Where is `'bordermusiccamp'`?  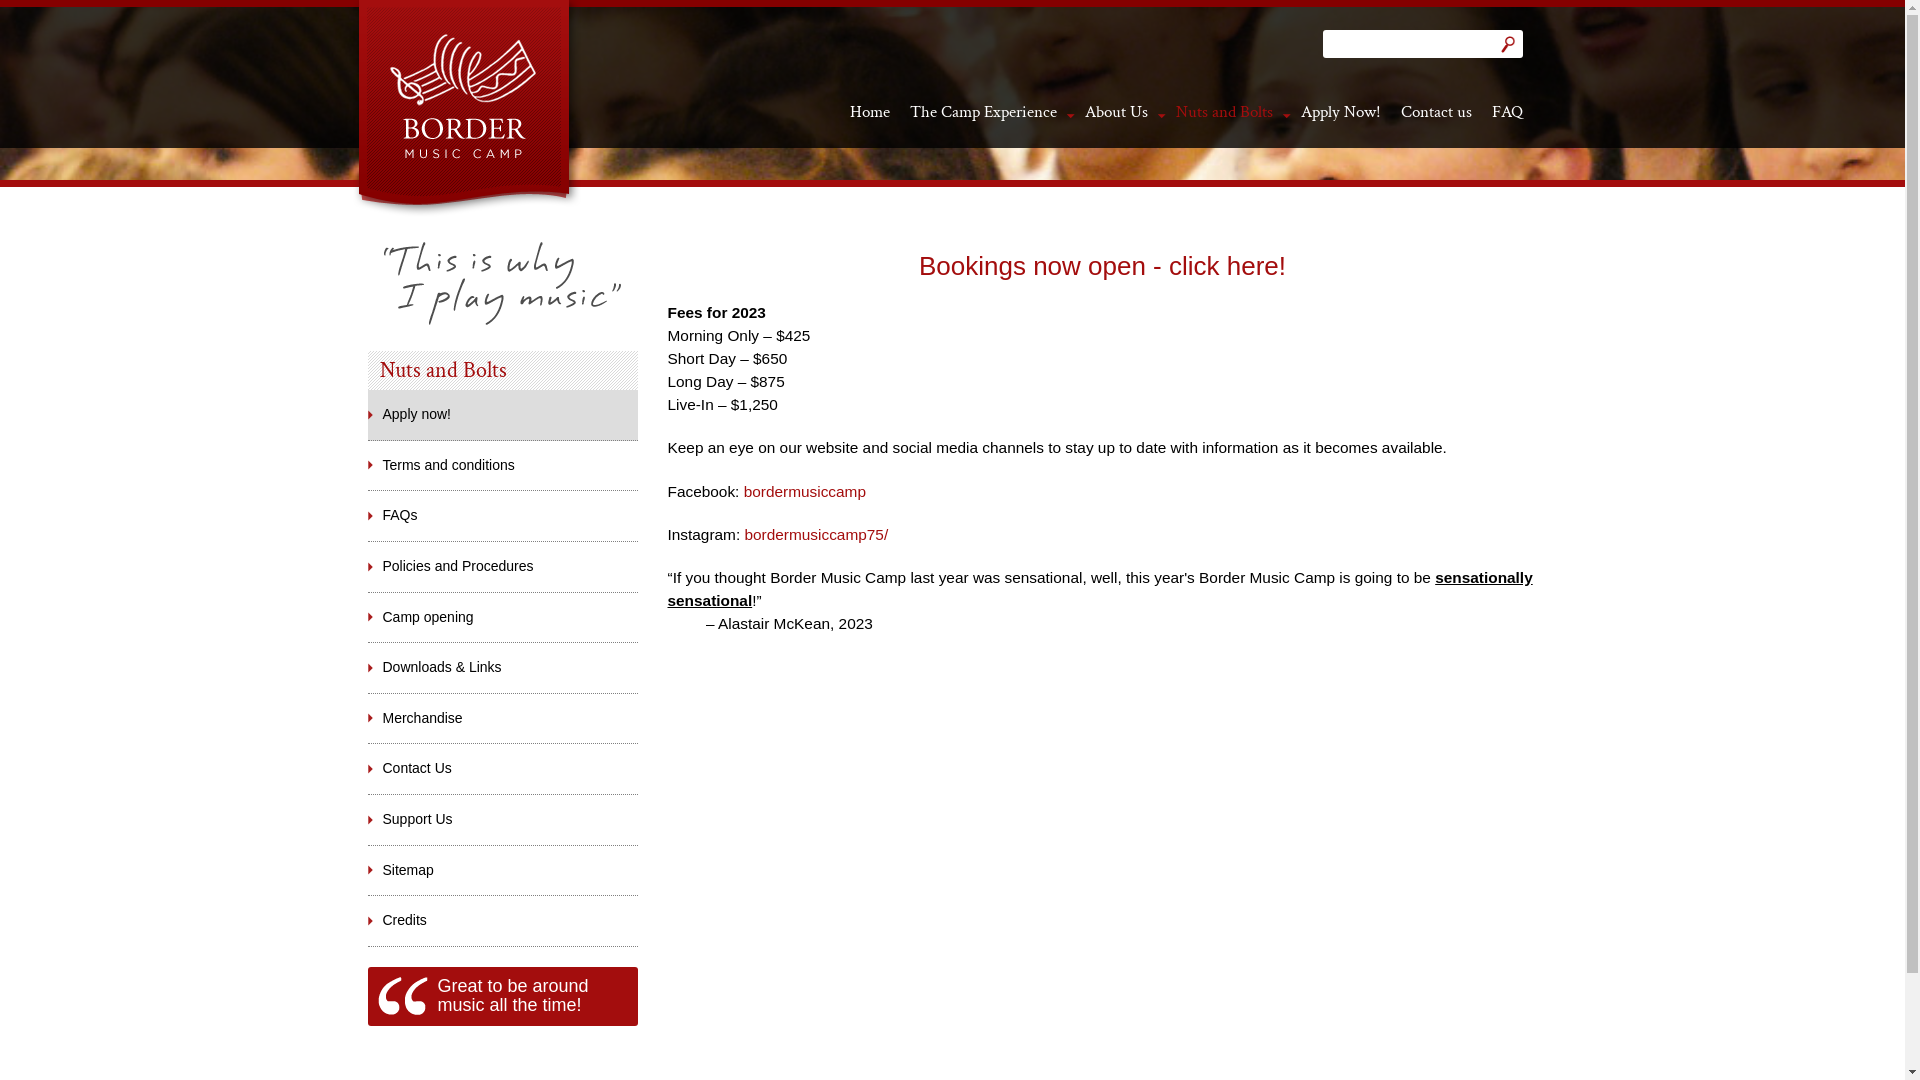
'bordermusiccamp' is located at coordinates (805, 491).